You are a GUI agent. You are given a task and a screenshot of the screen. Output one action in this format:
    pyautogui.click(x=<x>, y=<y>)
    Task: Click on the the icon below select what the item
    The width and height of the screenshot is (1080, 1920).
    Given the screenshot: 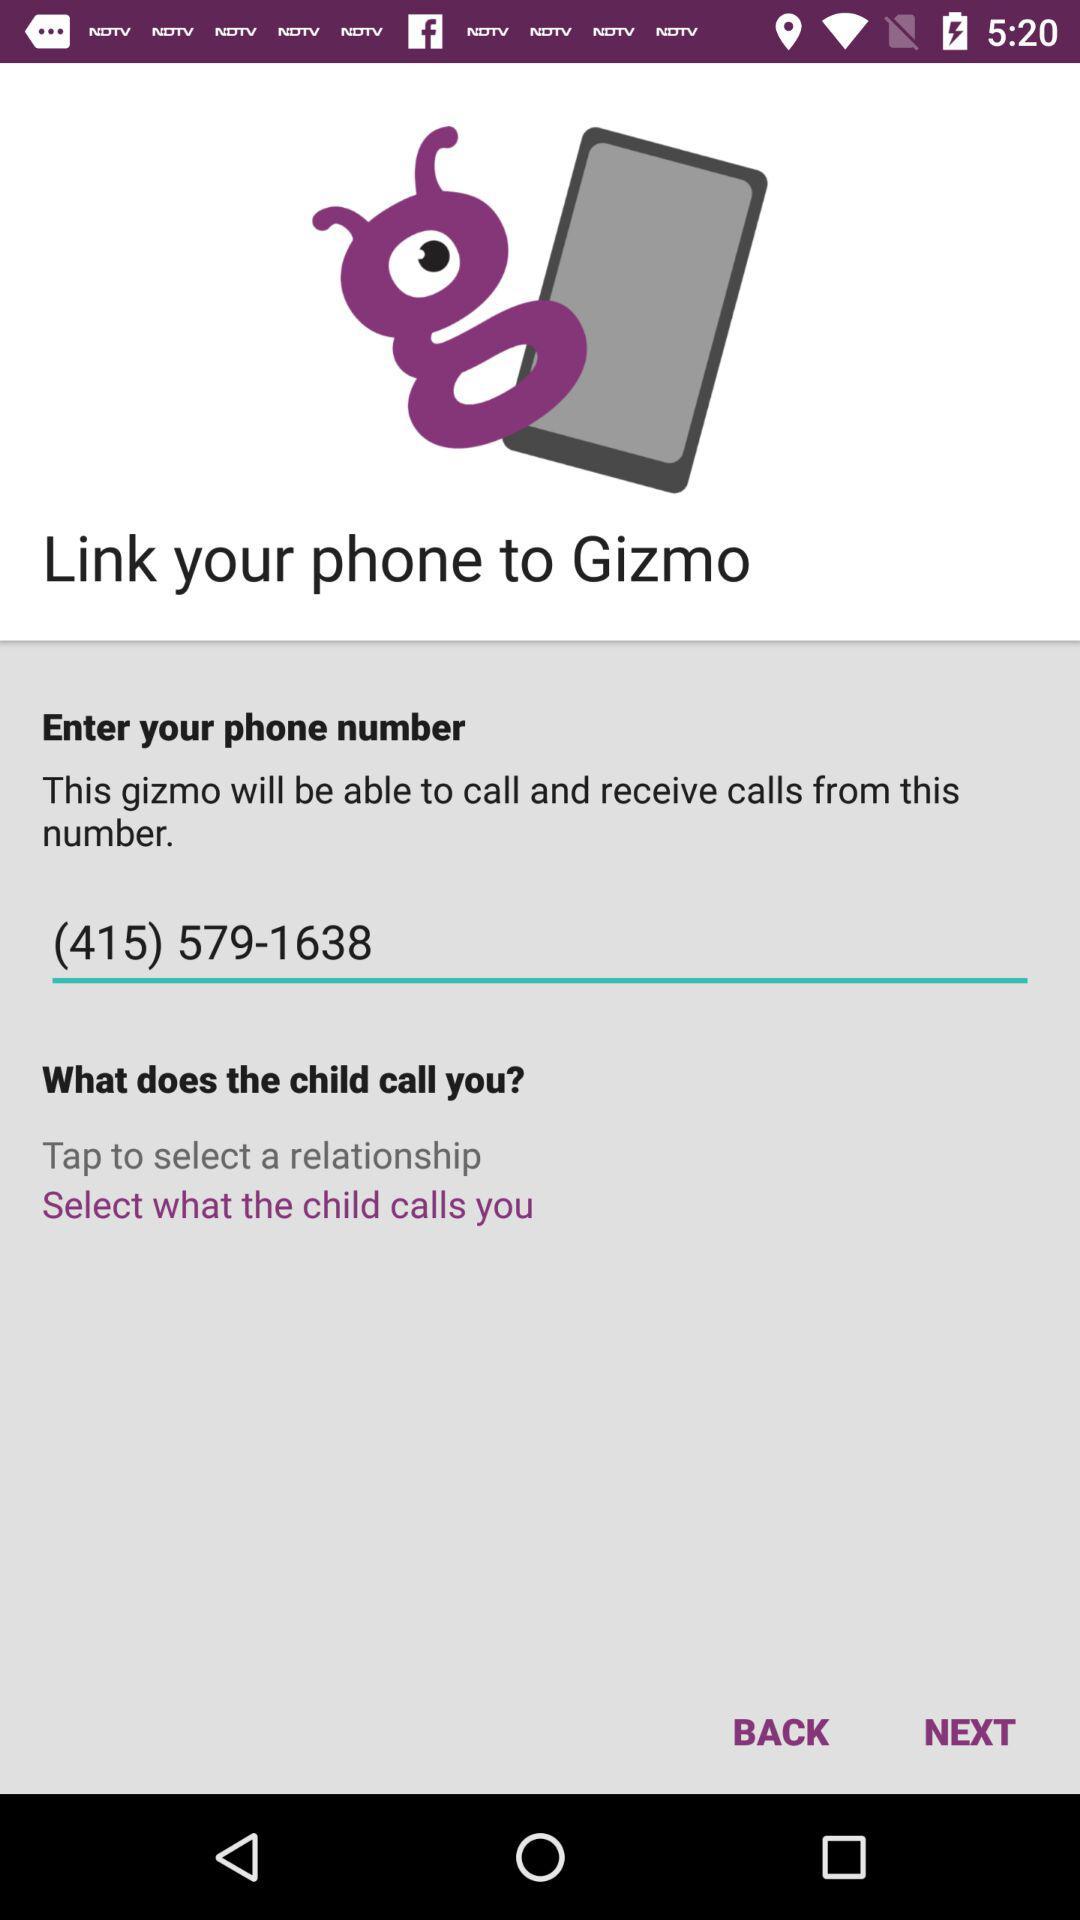 What is the action you would take?
    pyautogui.click(x=968, y=1730)
    